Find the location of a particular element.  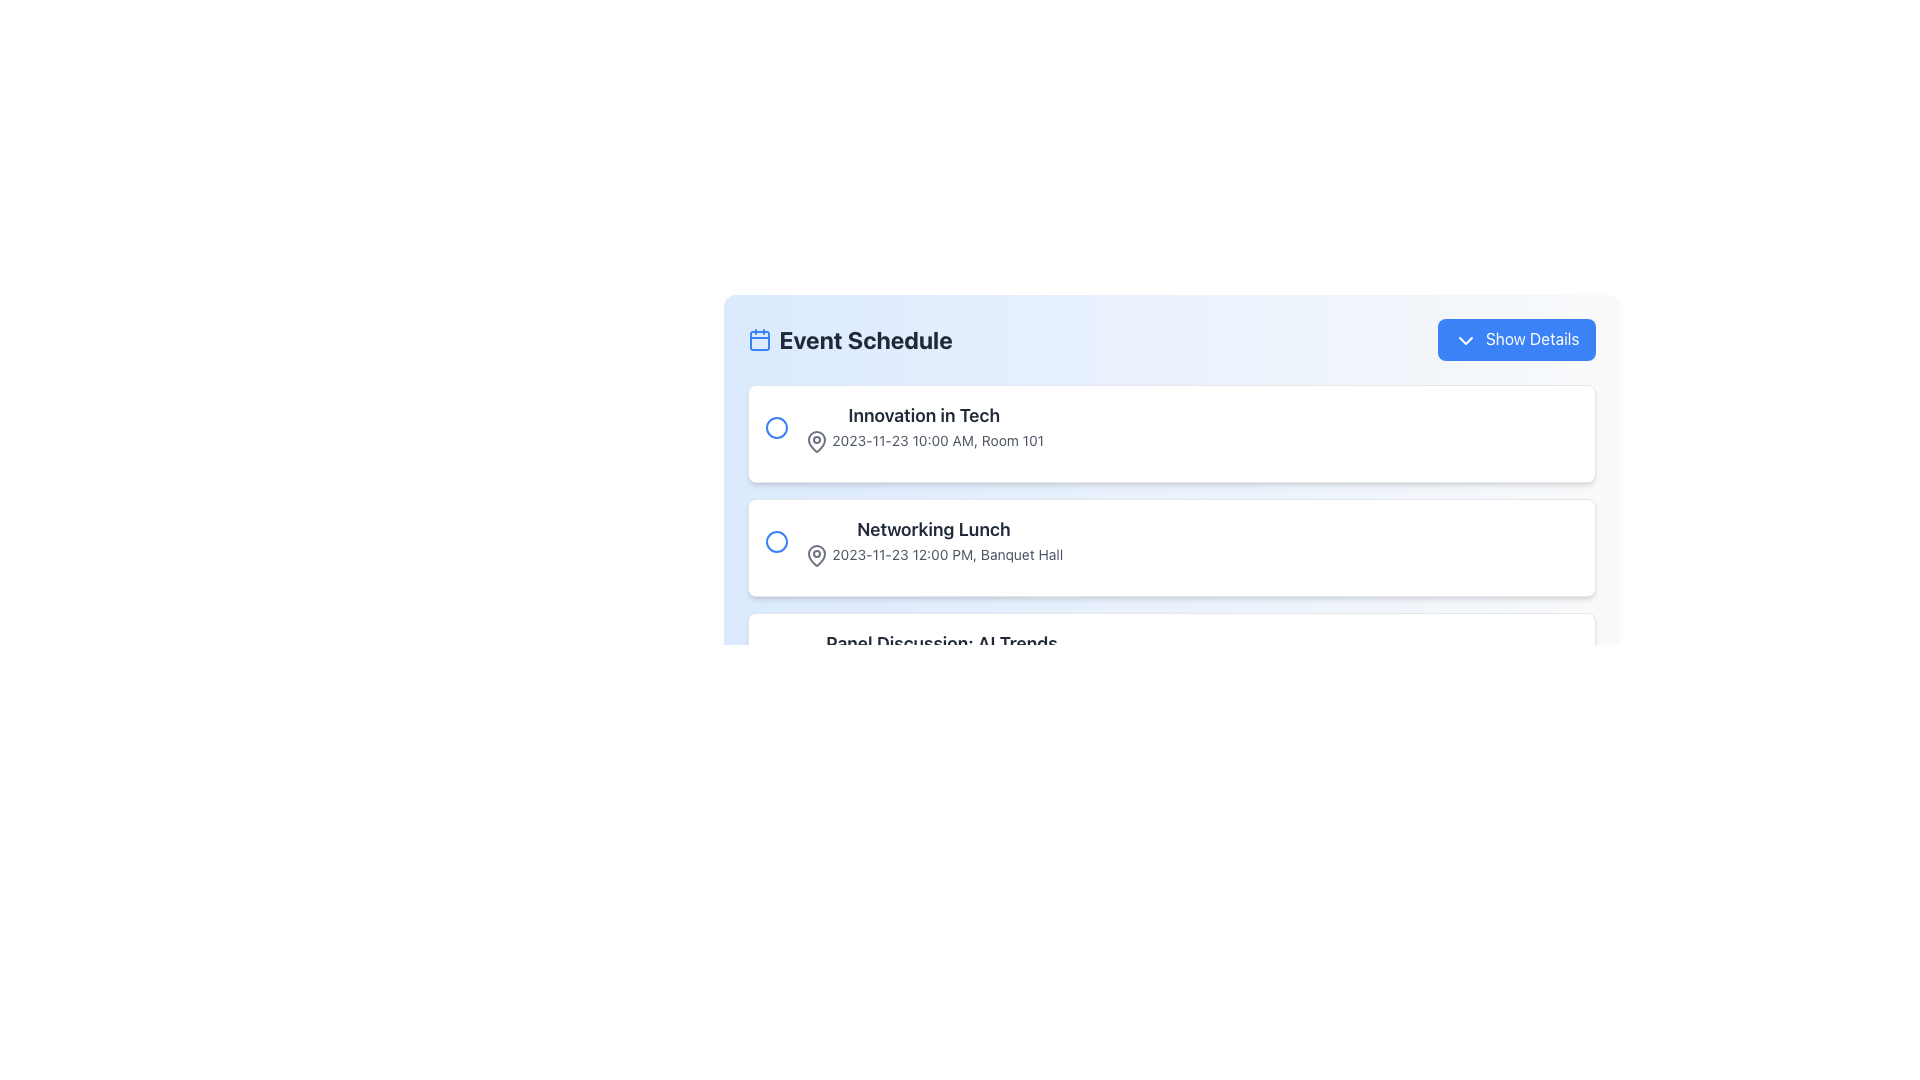

the second entry in the event schedule, located between 'Innovation in Tech' and 'Panel Discussion: AI Trends', for more details is located at coordinates (1171, 513).